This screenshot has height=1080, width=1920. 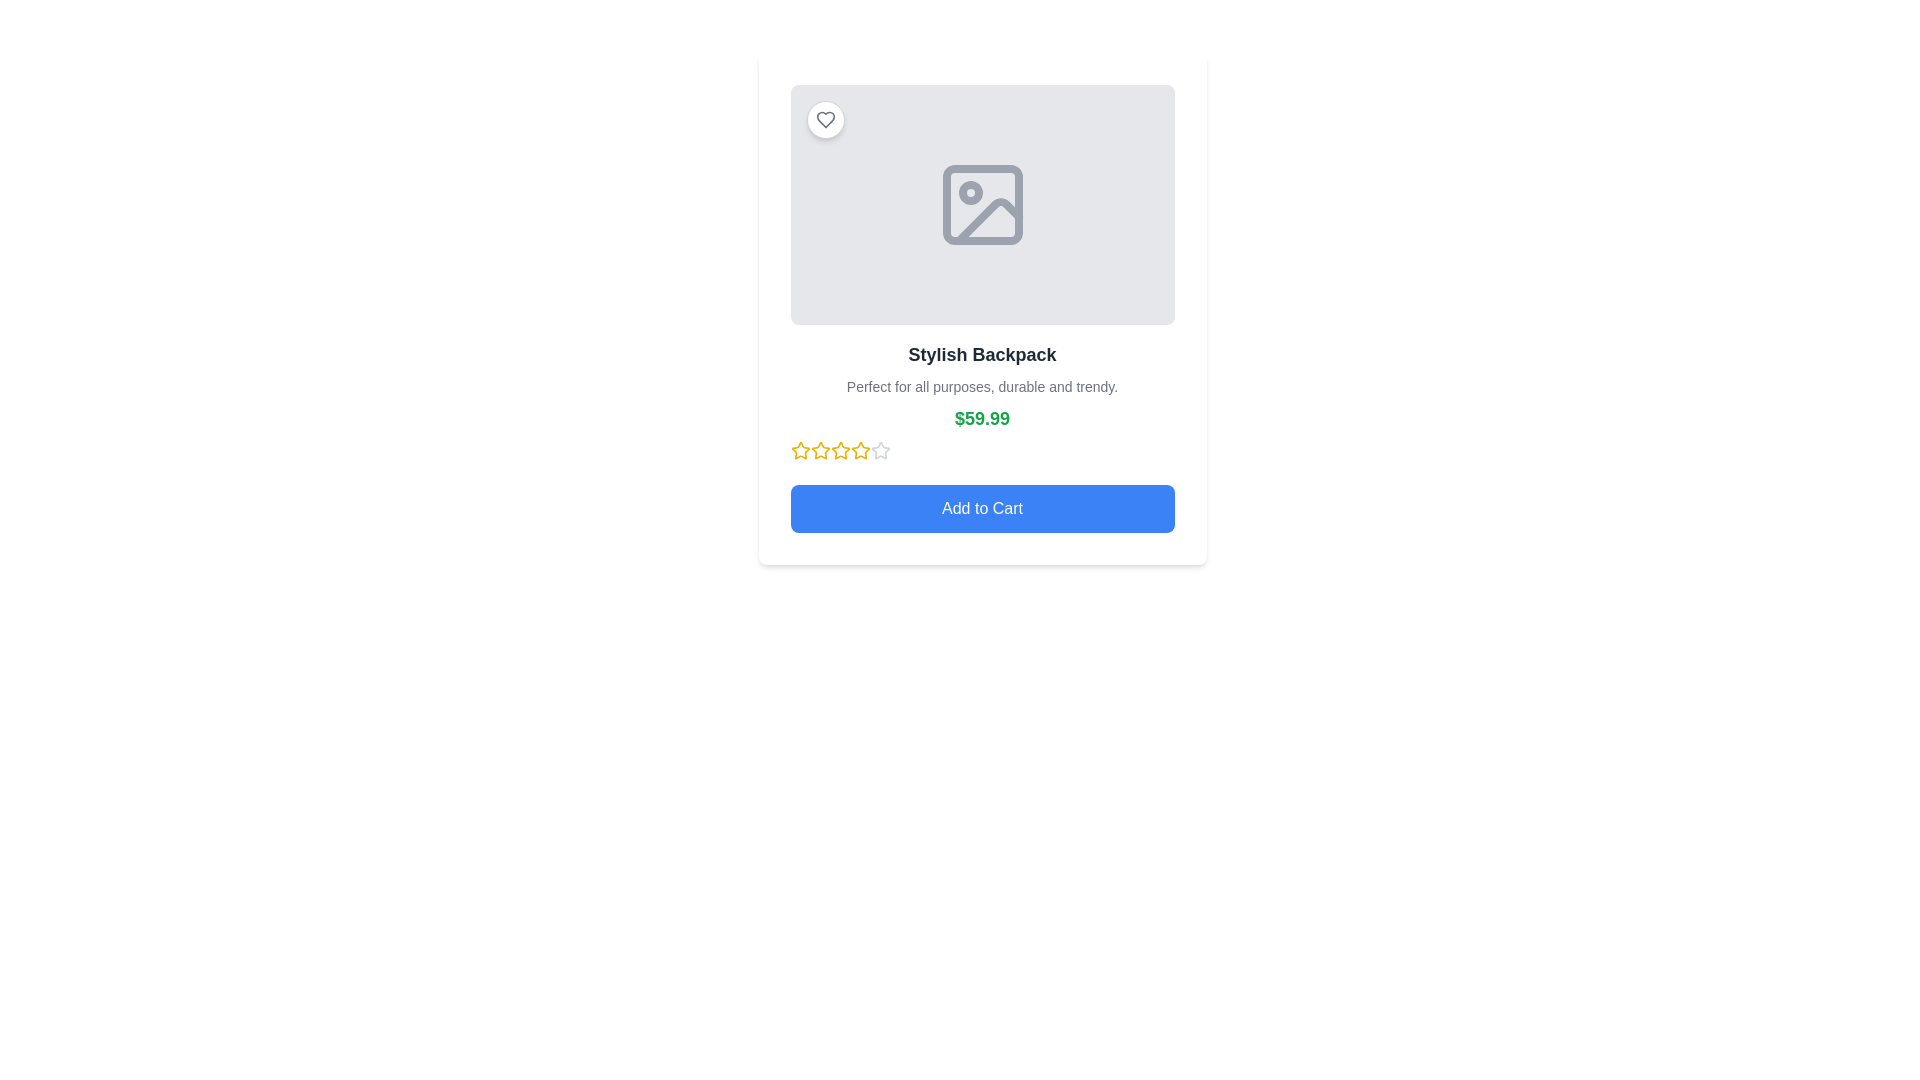 I want to click on the Placeholder Icon, which is a vector icon resembling a photograph with a mountain outline and a circular sun or moon, located in the upper section of a card layout, so click(x=982, y=204).